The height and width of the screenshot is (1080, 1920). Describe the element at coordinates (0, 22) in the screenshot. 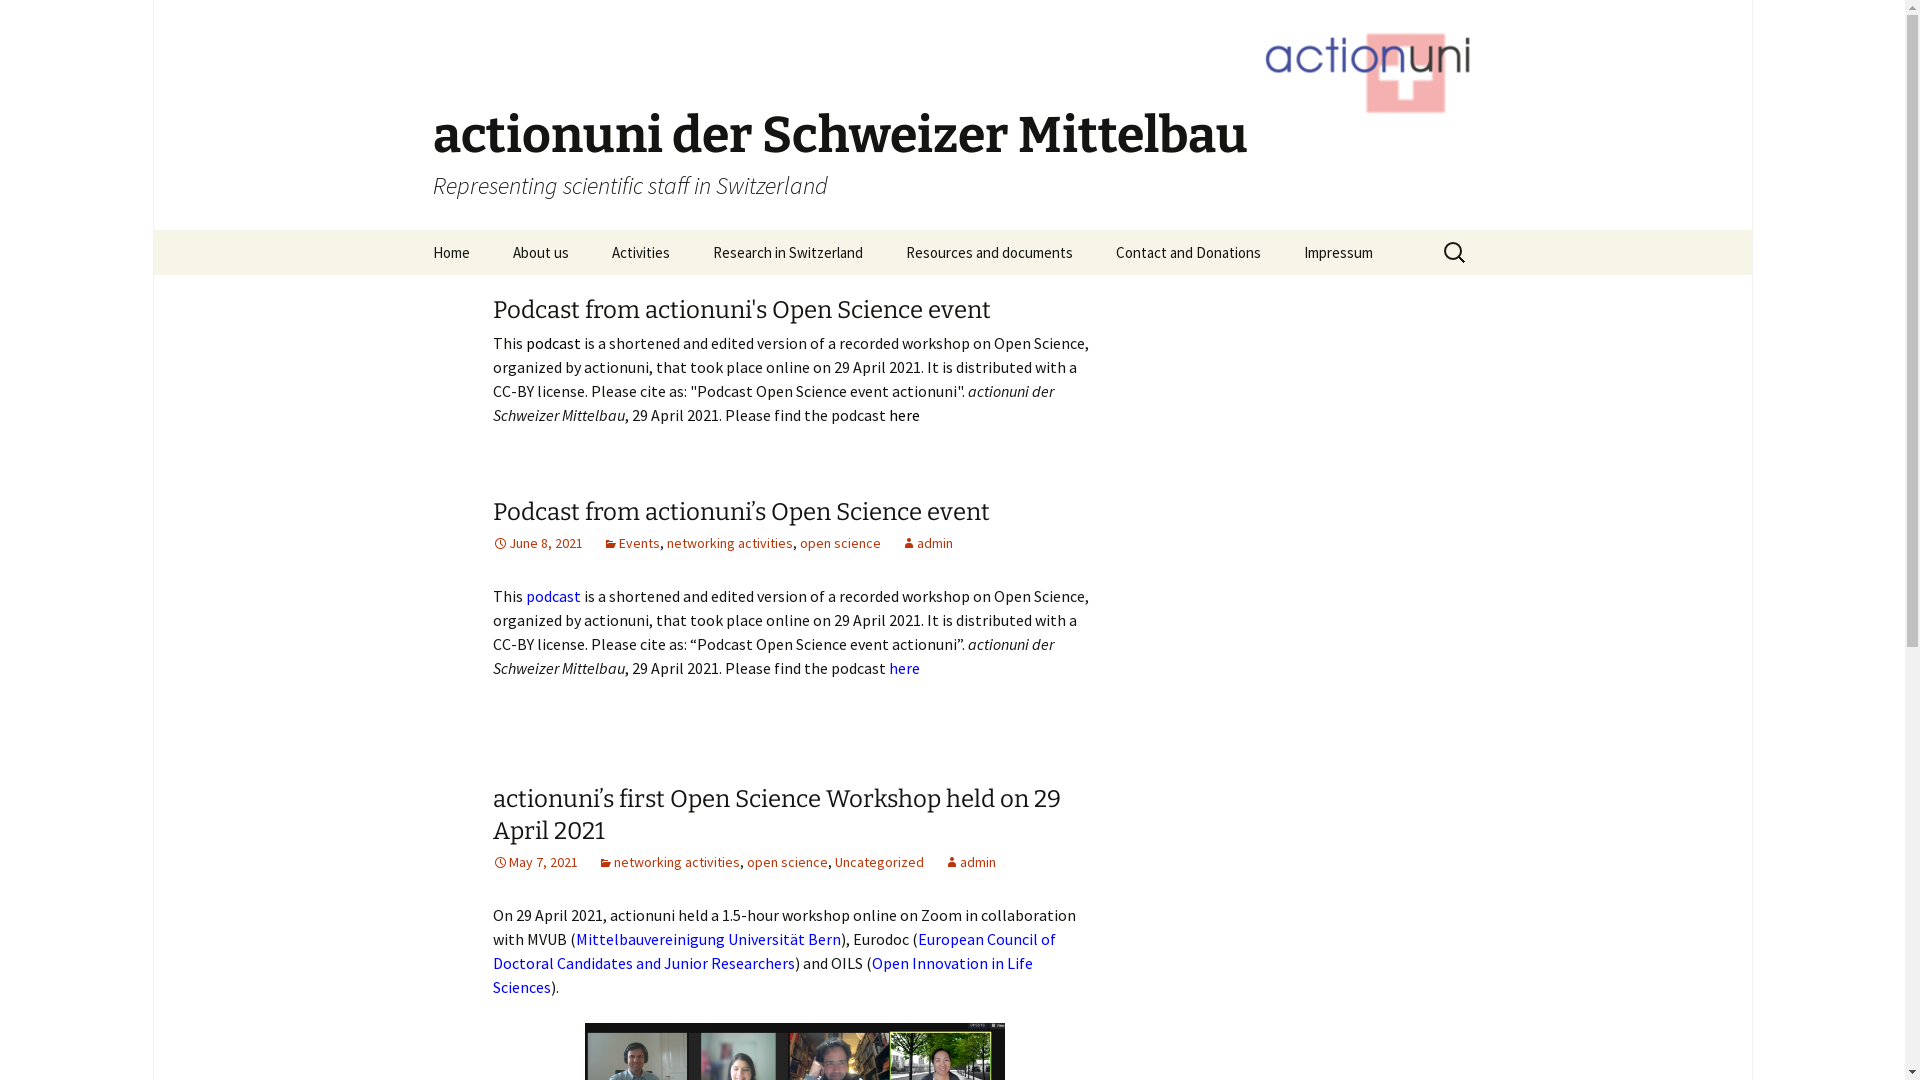

I see `'Search'` at that location.